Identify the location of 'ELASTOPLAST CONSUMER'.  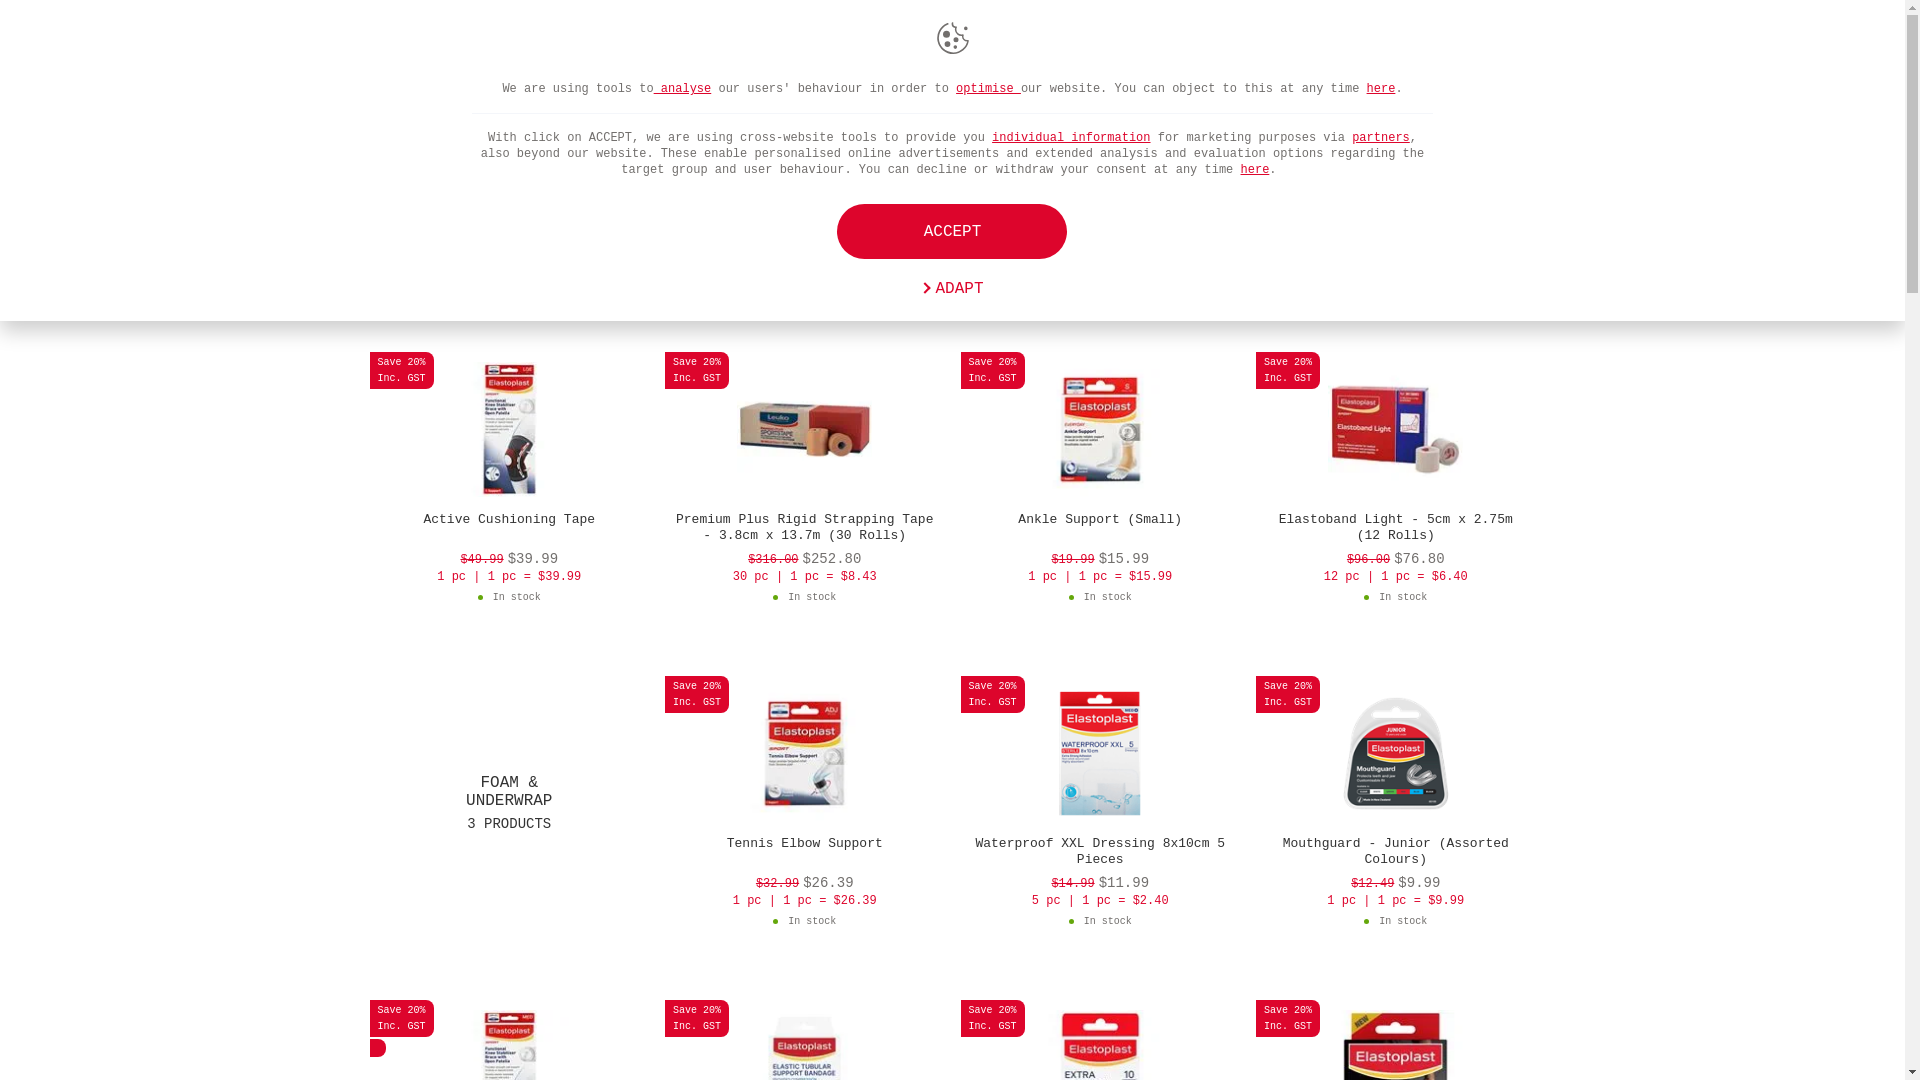
(1155, 42).